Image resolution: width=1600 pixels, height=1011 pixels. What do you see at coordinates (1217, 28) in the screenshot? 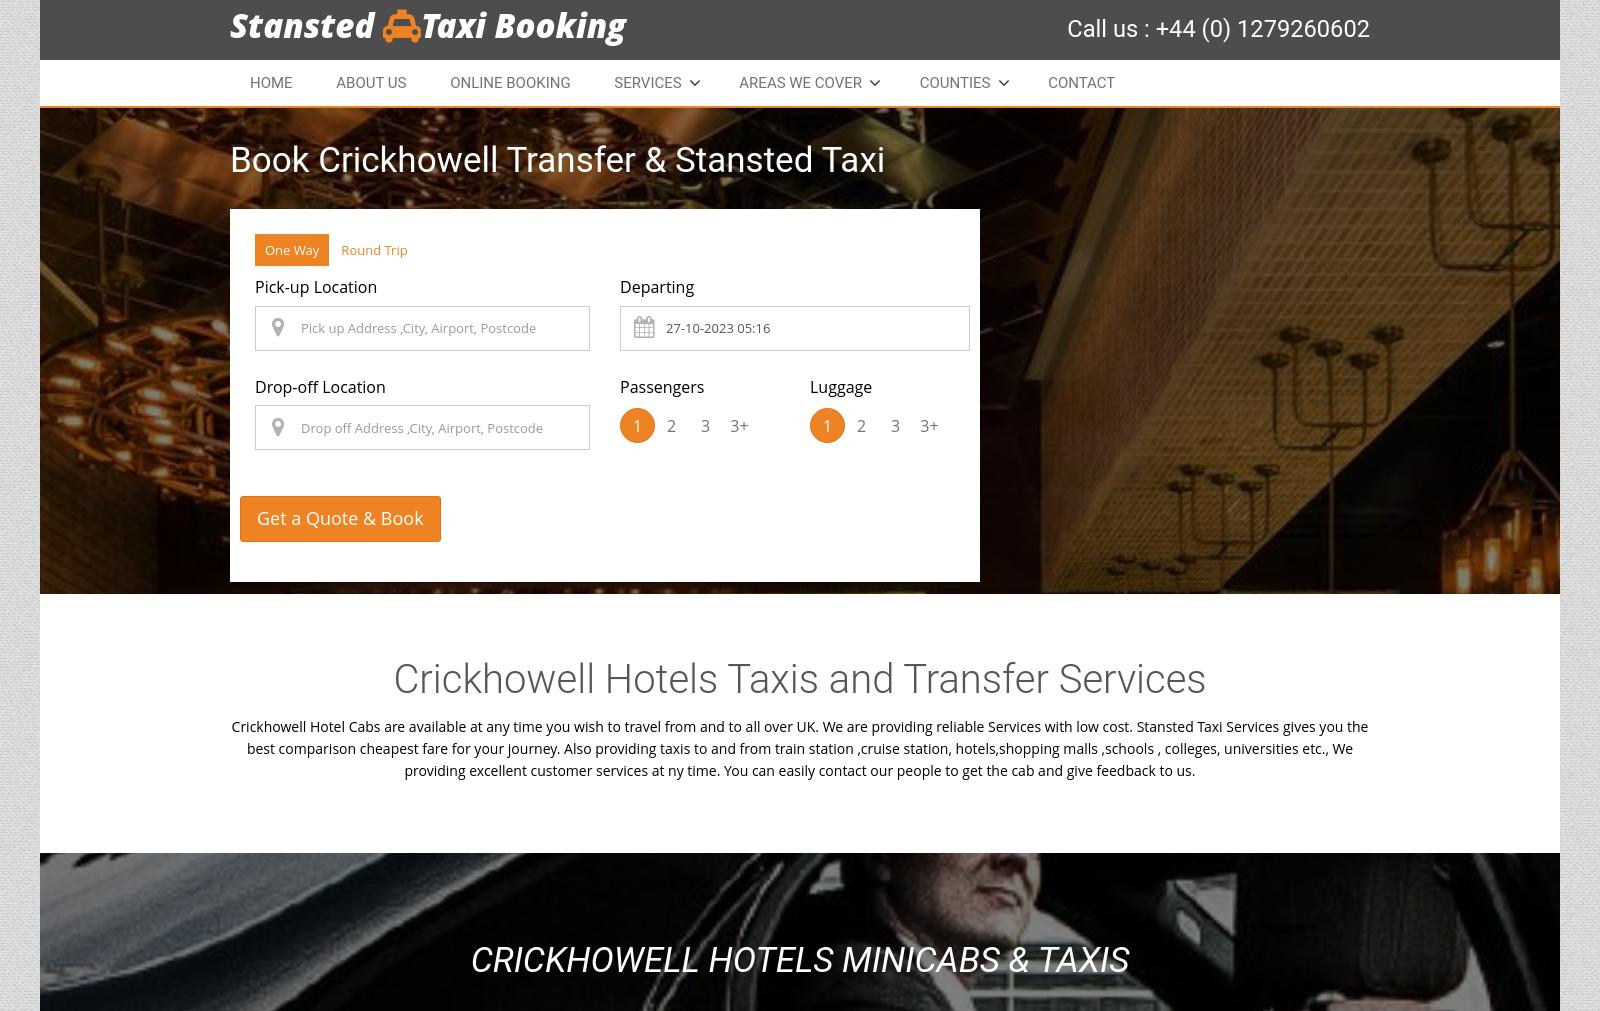
I see `'Call us : +44 (0) 1279260602'` at bounding box center [1217, 28].